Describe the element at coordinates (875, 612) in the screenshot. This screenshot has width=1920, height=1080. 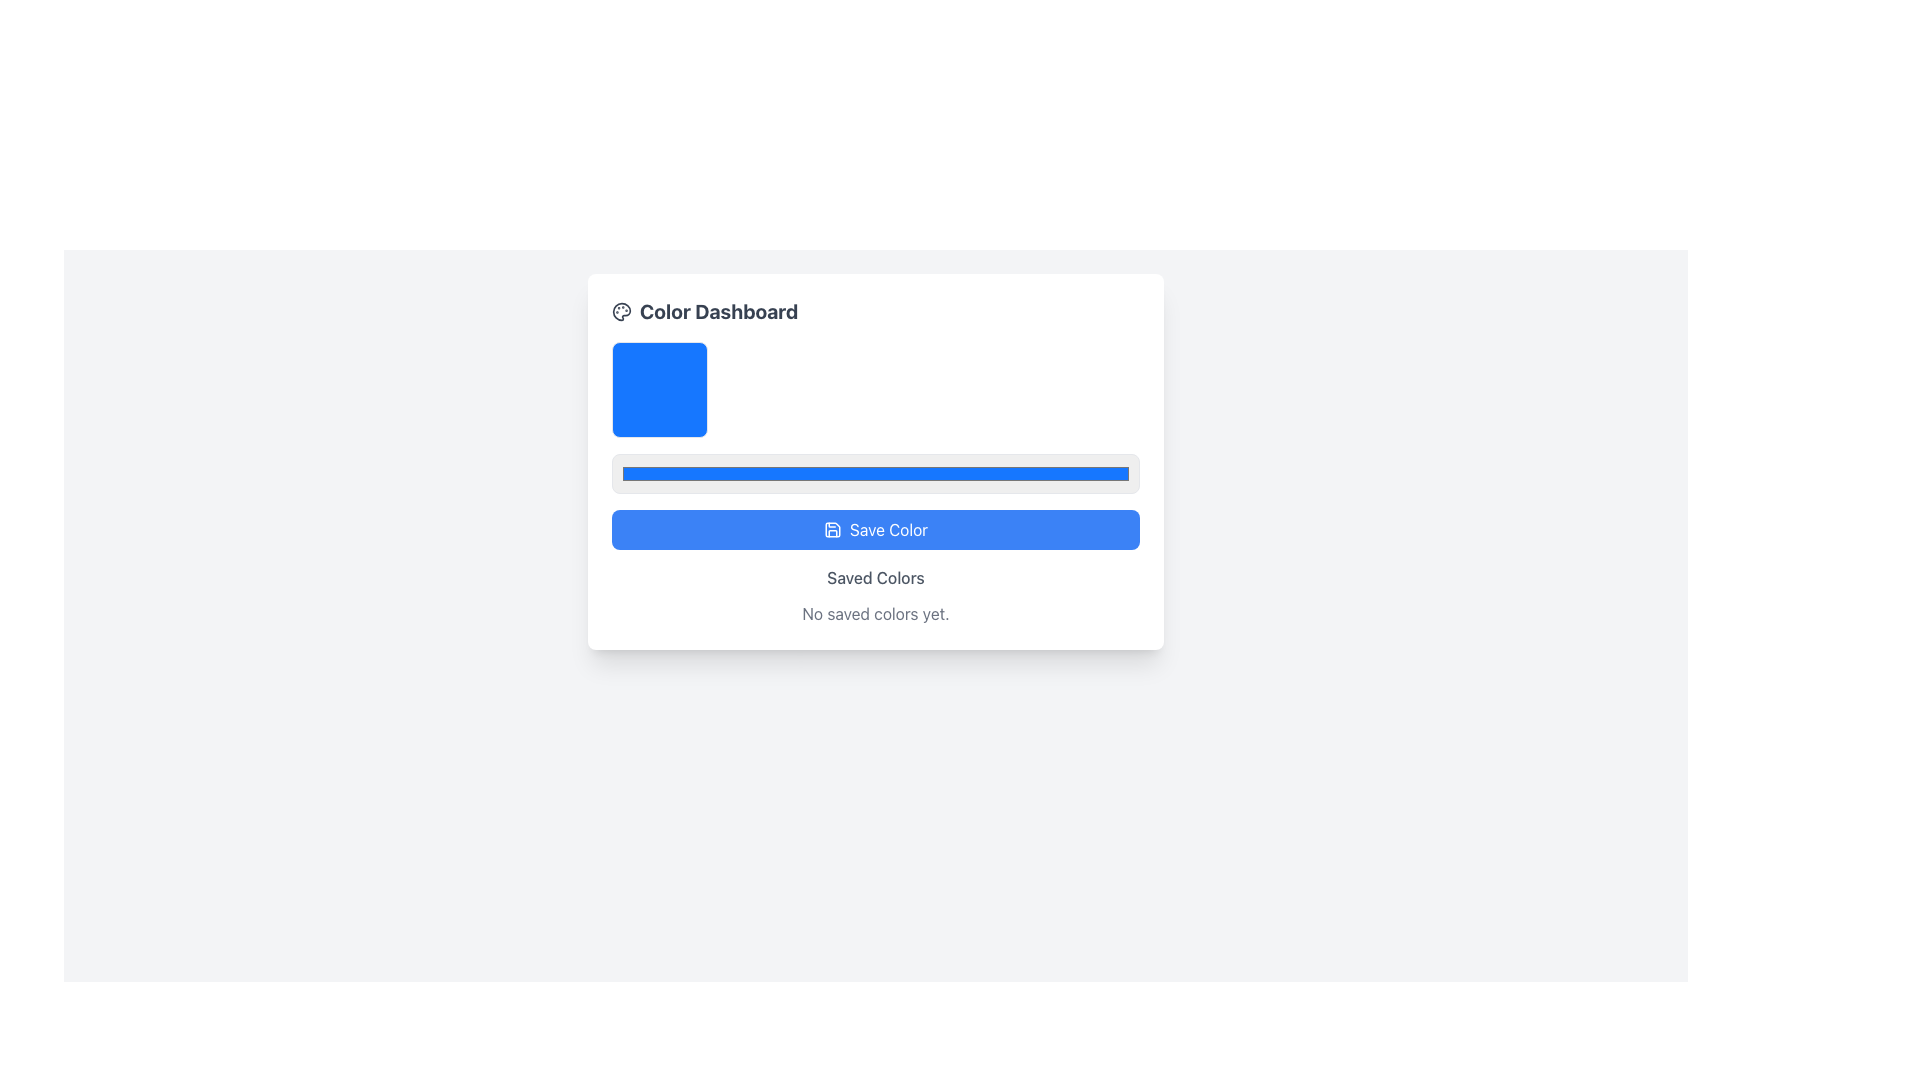
I see `the static text indicating that no colors have been saved by the user, located directly below the 'Saved Colors' heading in the dashboard` at that location.